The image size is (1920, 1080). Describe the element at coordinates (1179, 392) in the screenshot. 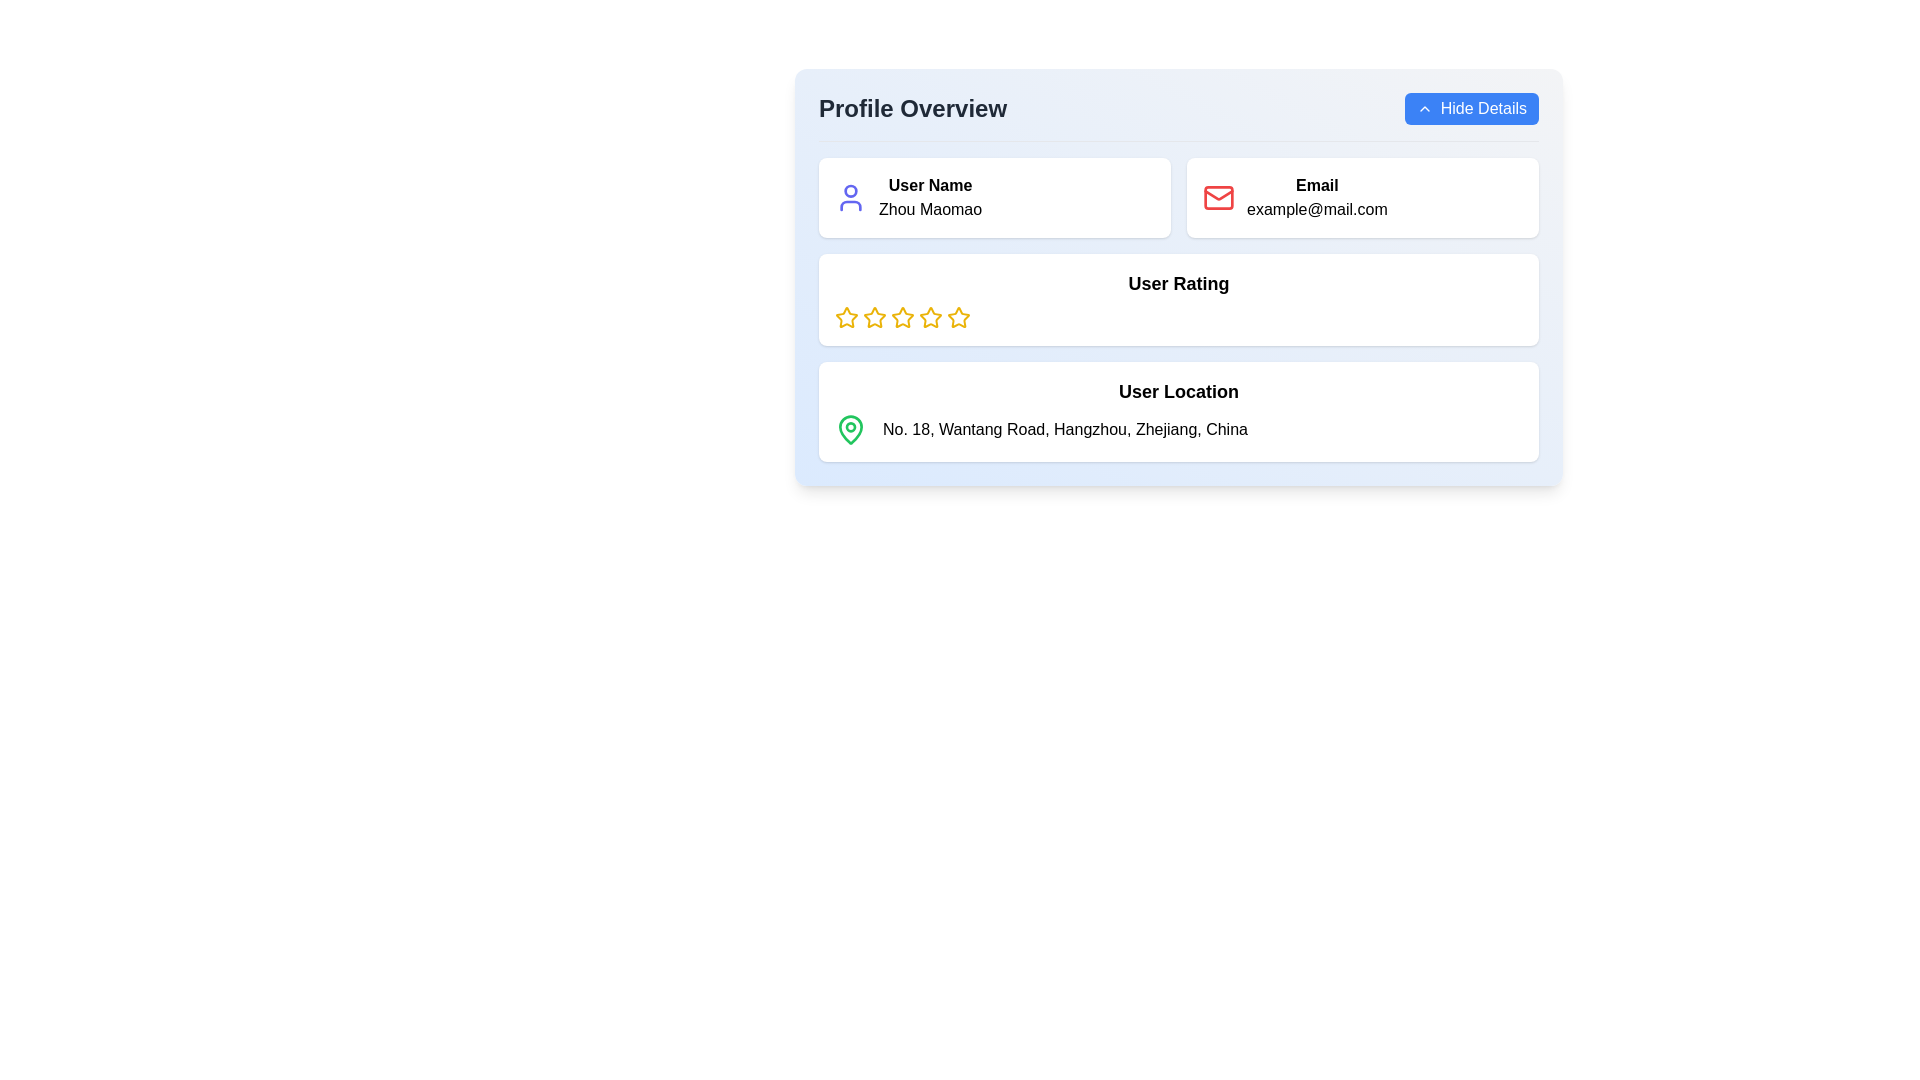

I see `the 'User Location' text label, which is styled in bold and positioned above the address details within a card at the bottom of the card content` at that location.